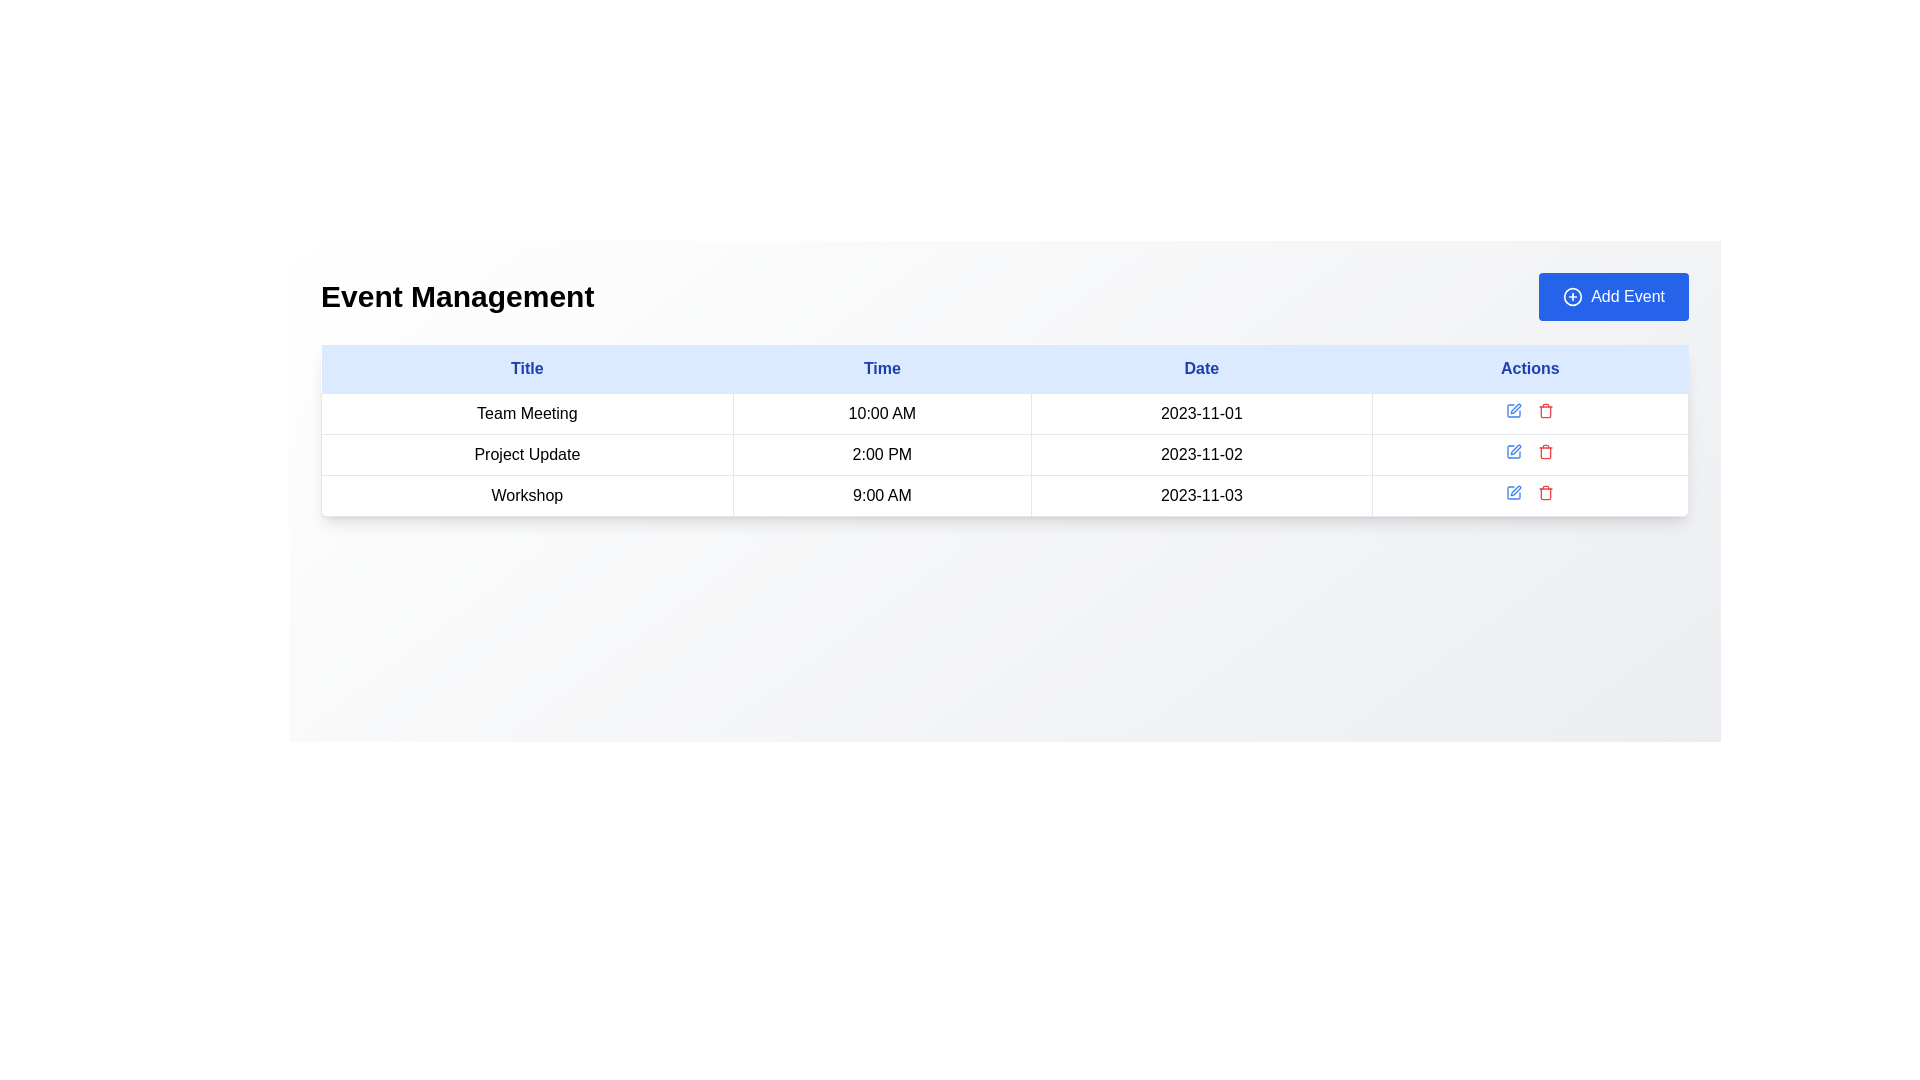 This screenshot has height=1080, width=1920. I want to click on properties of the text label displaying 'Time', which is the second header in a row of four within a table structure, so click(881, 369).